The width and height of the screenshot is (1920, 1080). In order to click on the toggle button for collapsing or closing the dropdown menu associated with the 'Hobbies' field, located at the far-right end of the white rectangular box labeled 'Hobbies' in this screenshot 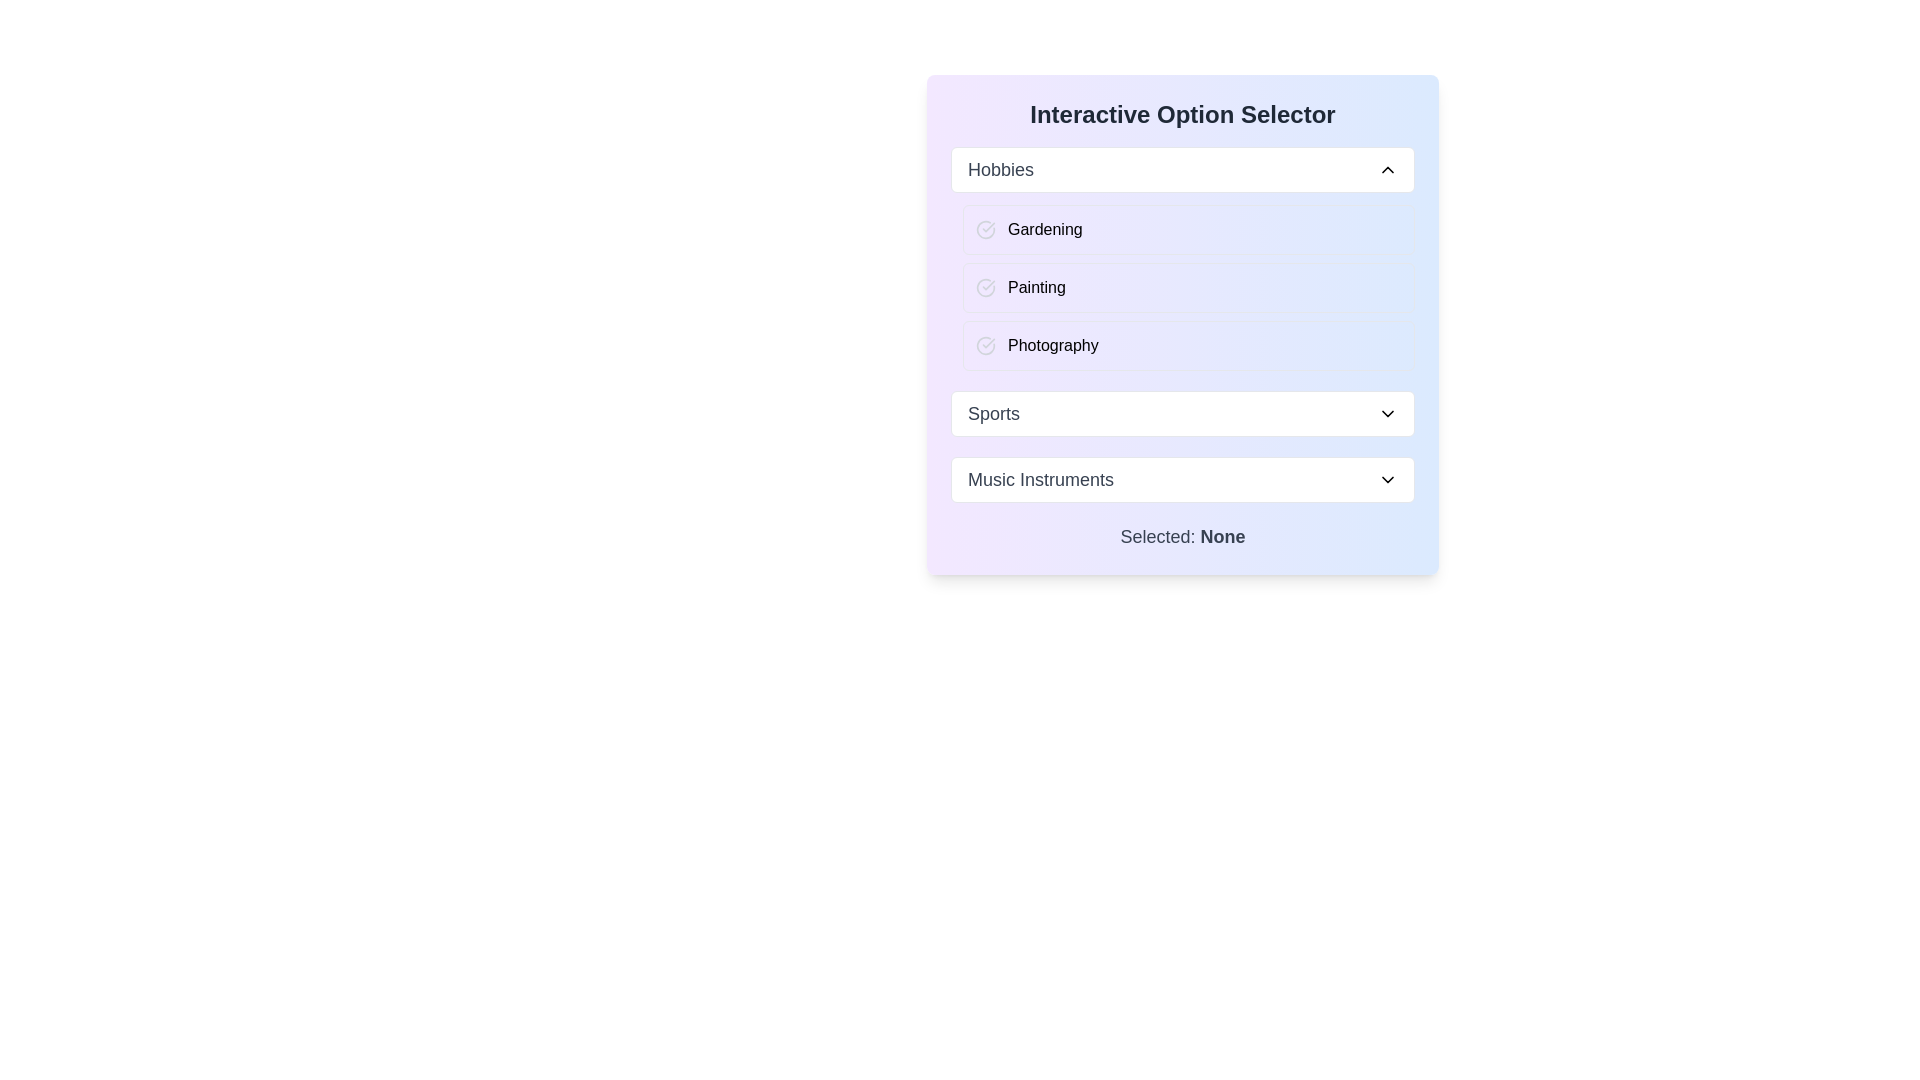, I will do `click(1386, 168)`.